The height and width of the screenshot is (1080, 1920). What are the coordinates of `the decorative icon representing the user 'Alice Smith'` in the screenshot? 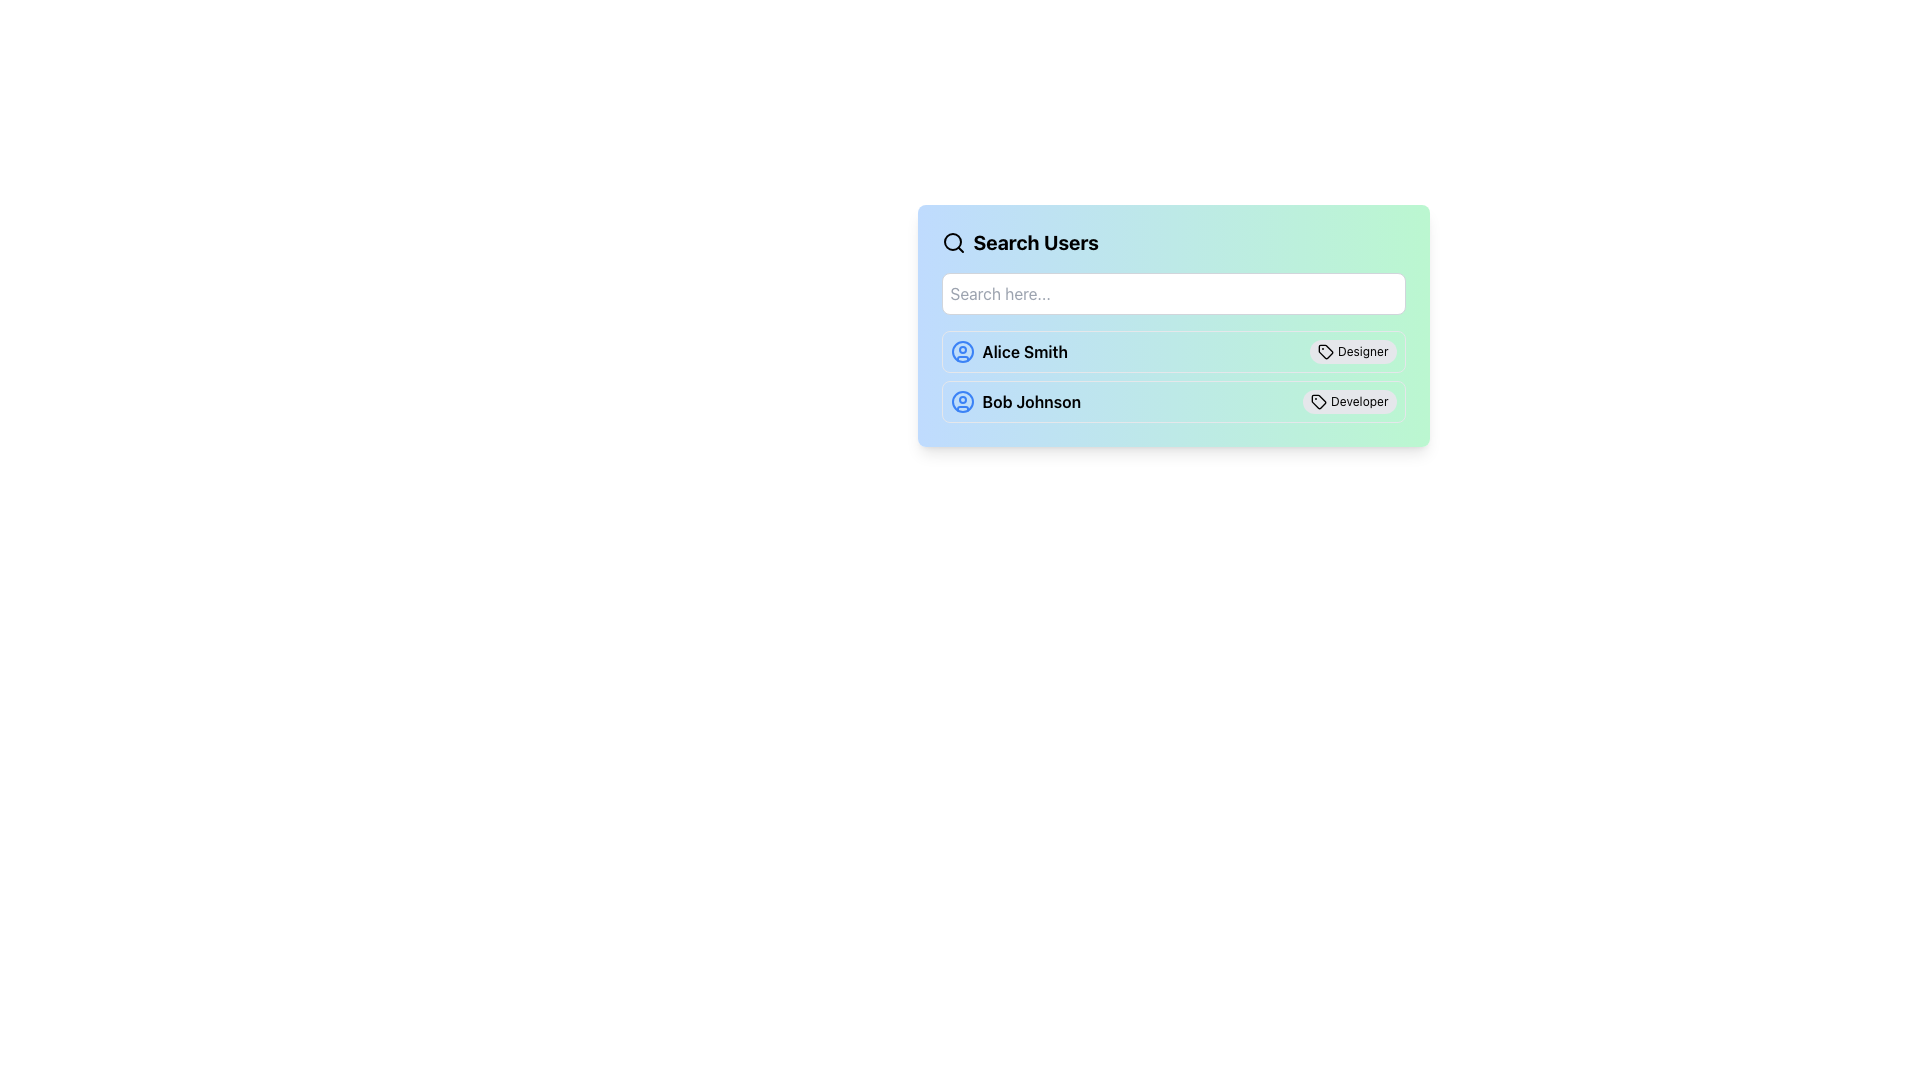 It's located at (962, 350).